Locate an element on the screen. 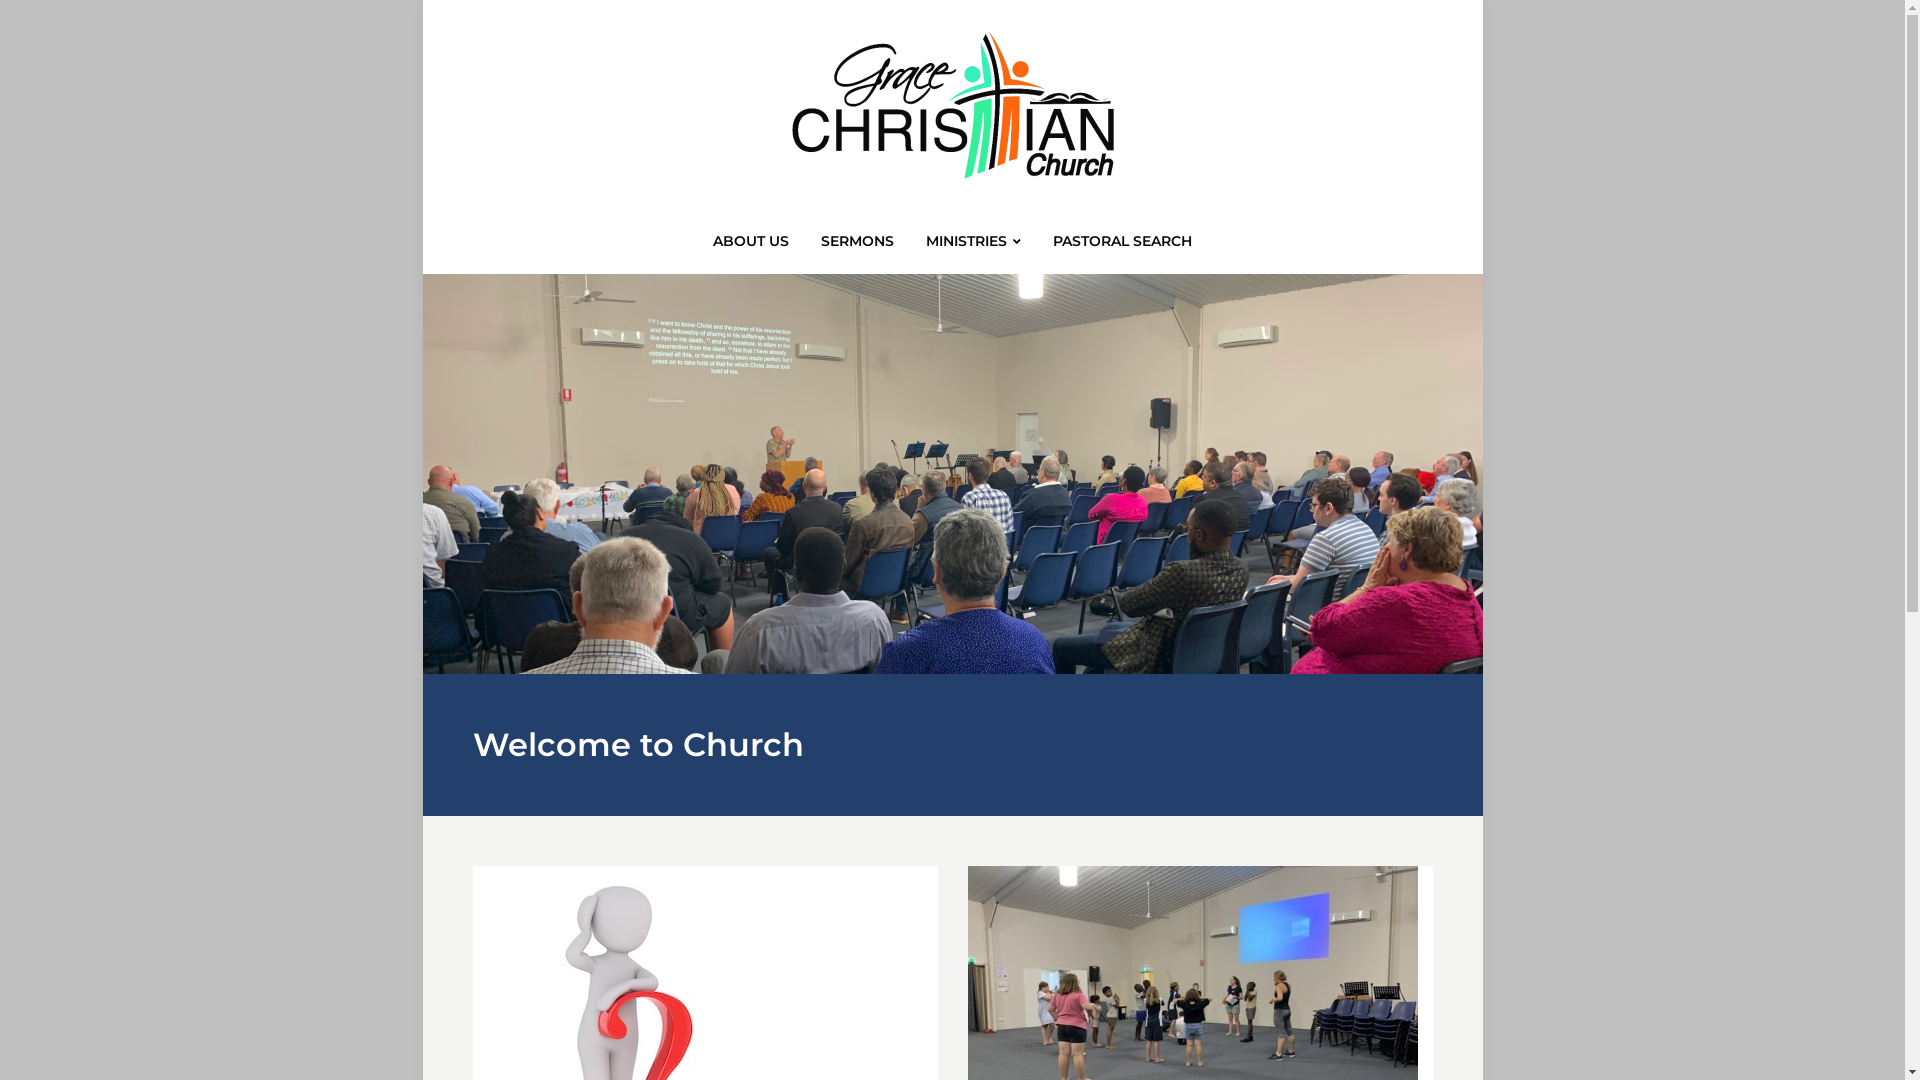  'MINISTRIES' is located at coordinates (973, 246).